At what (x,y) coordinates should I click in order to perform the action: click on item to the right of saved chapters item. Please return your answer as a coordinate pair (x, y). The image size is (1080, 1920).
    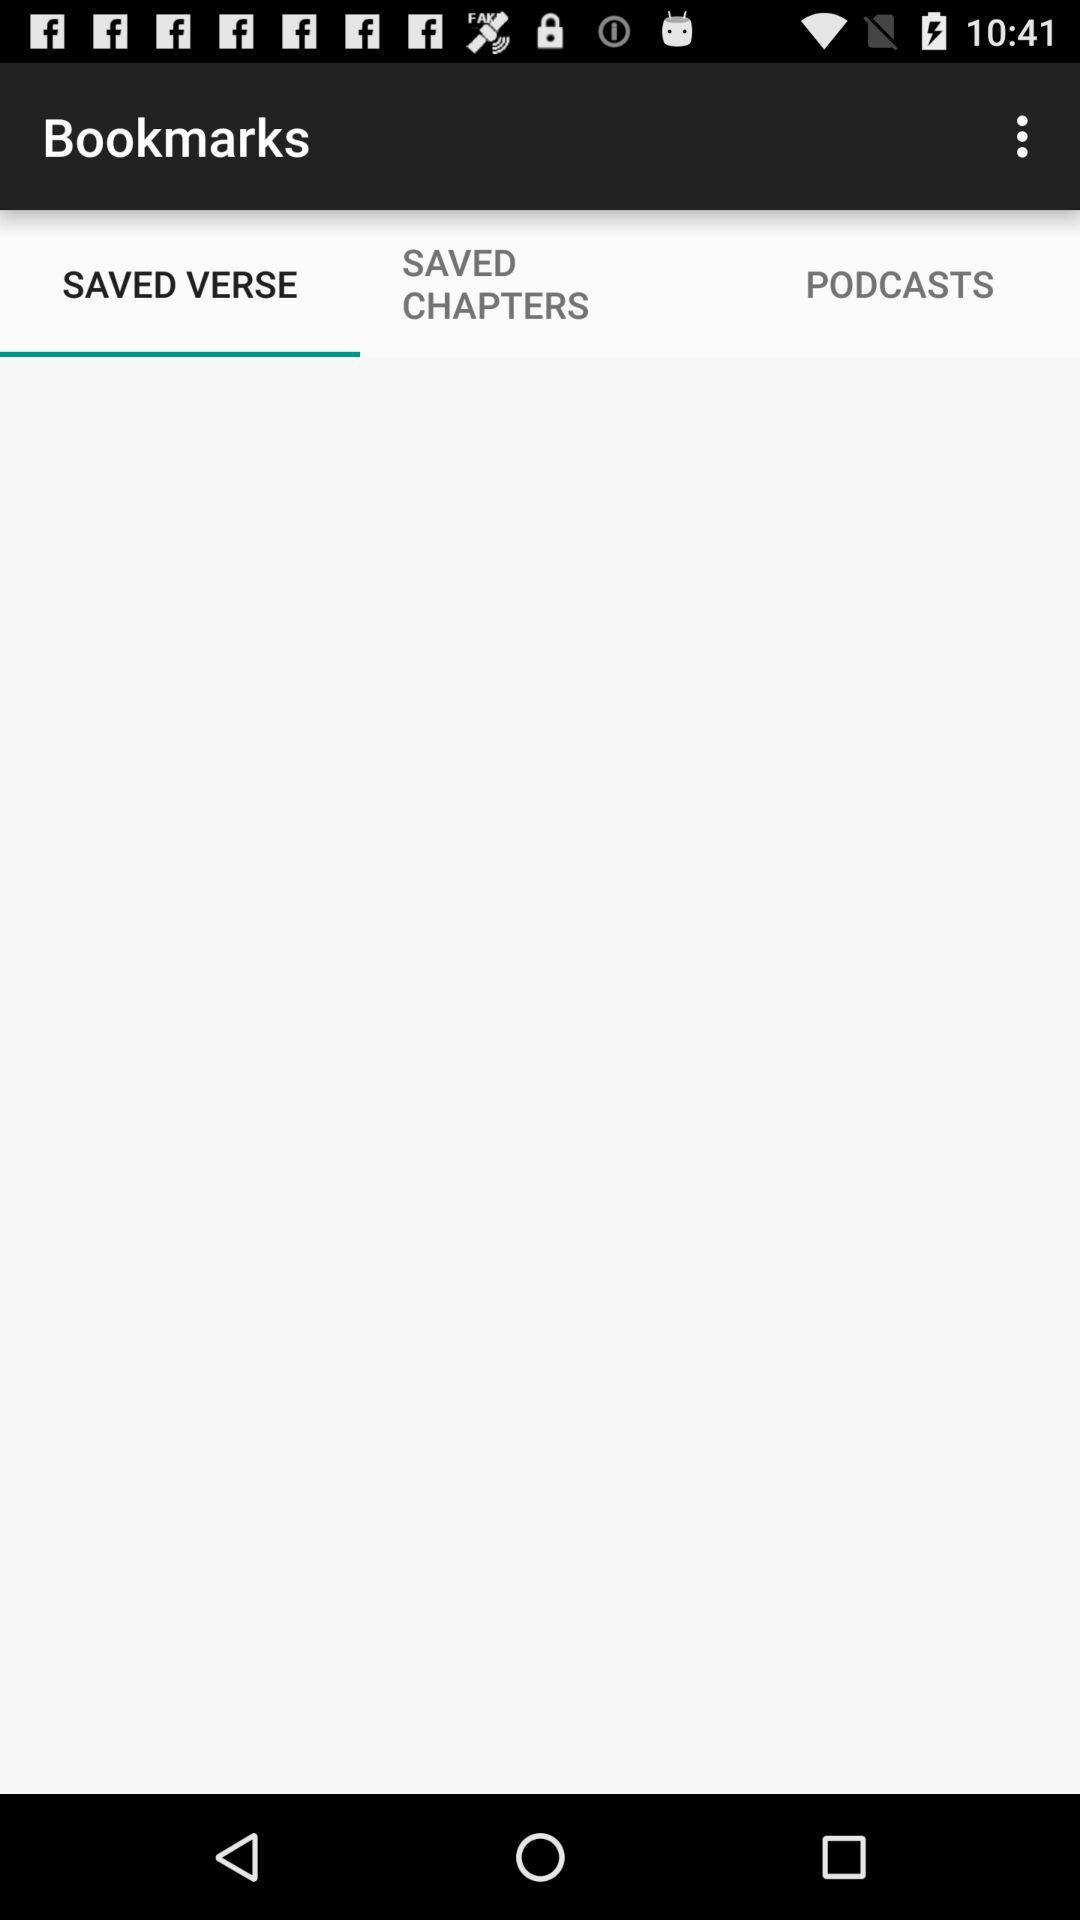
    Looking at the image, I should click on (1027, 135).